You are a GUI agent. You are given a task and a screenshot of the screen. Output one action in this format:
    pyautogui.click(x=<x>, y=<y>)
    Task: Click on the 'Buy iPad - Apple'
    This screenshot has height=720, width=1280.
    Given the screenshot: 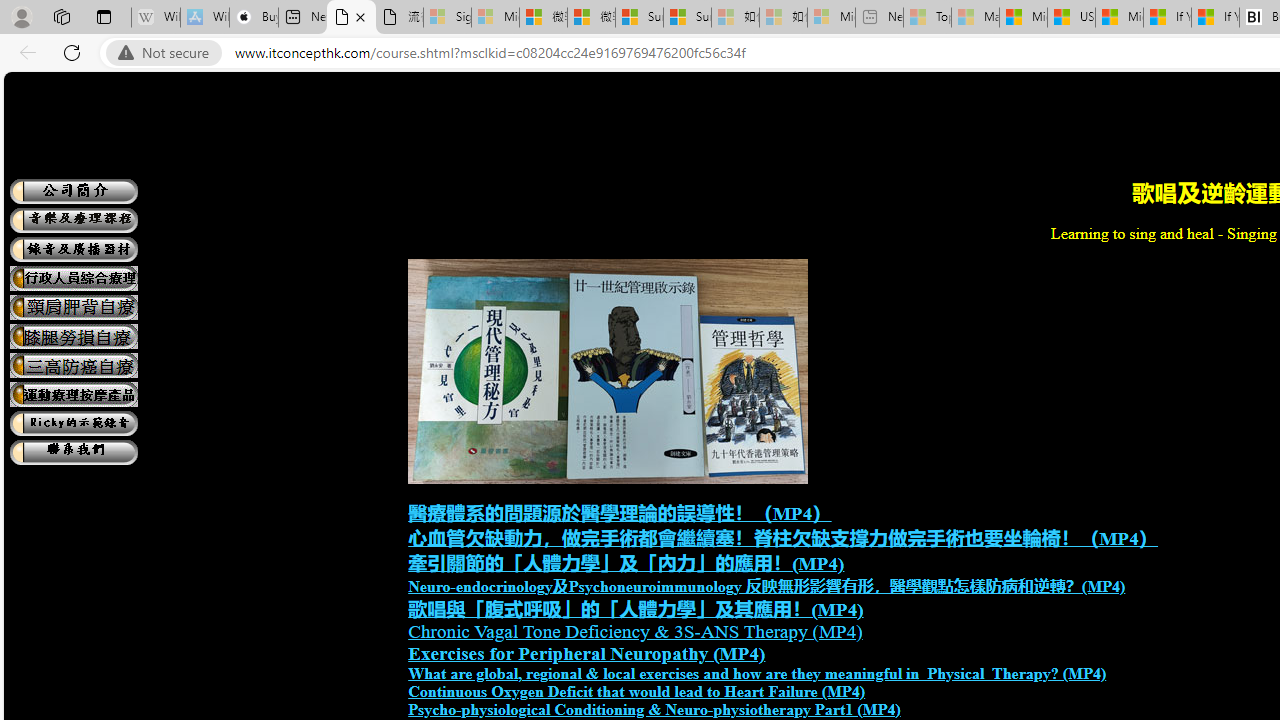 What is the action you would take?
    pyautogui.click(x=253, y=17)
    